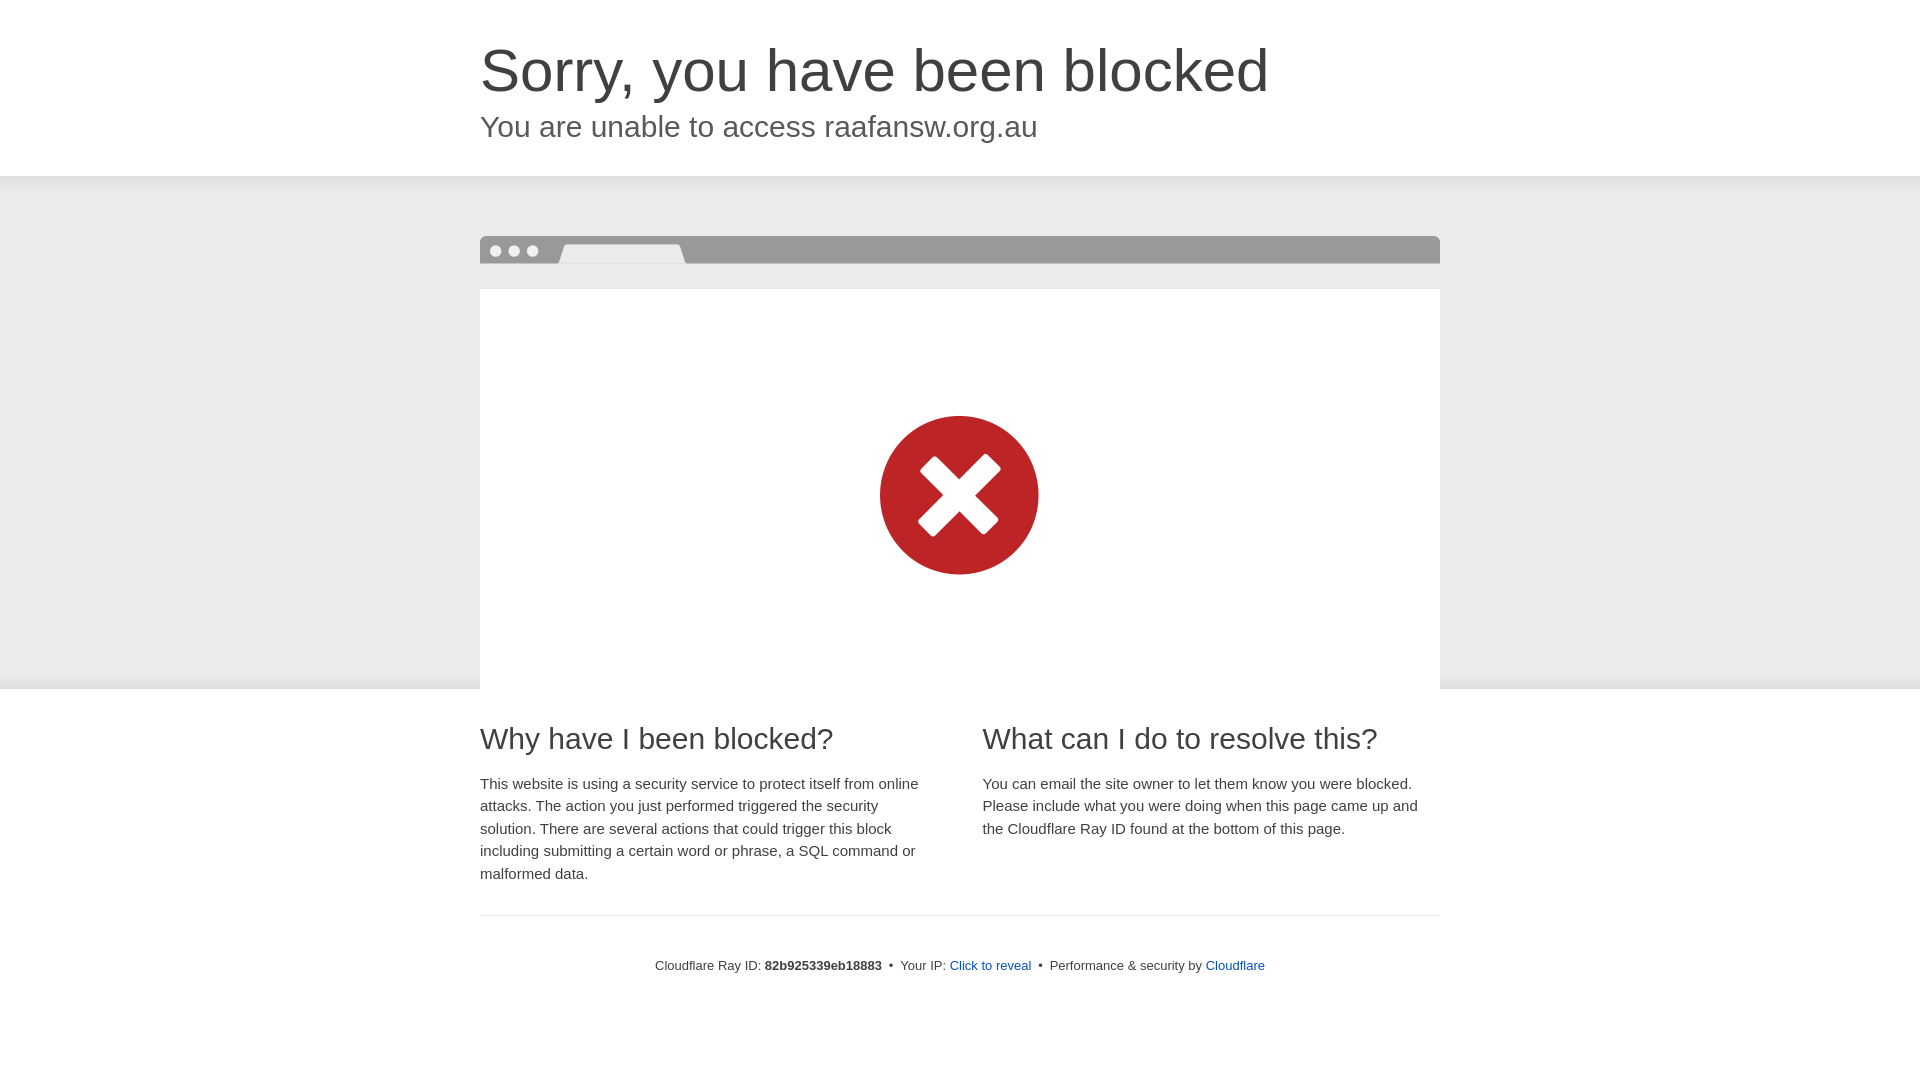  I want to click on 'Click to reveal', so click(990, 964).